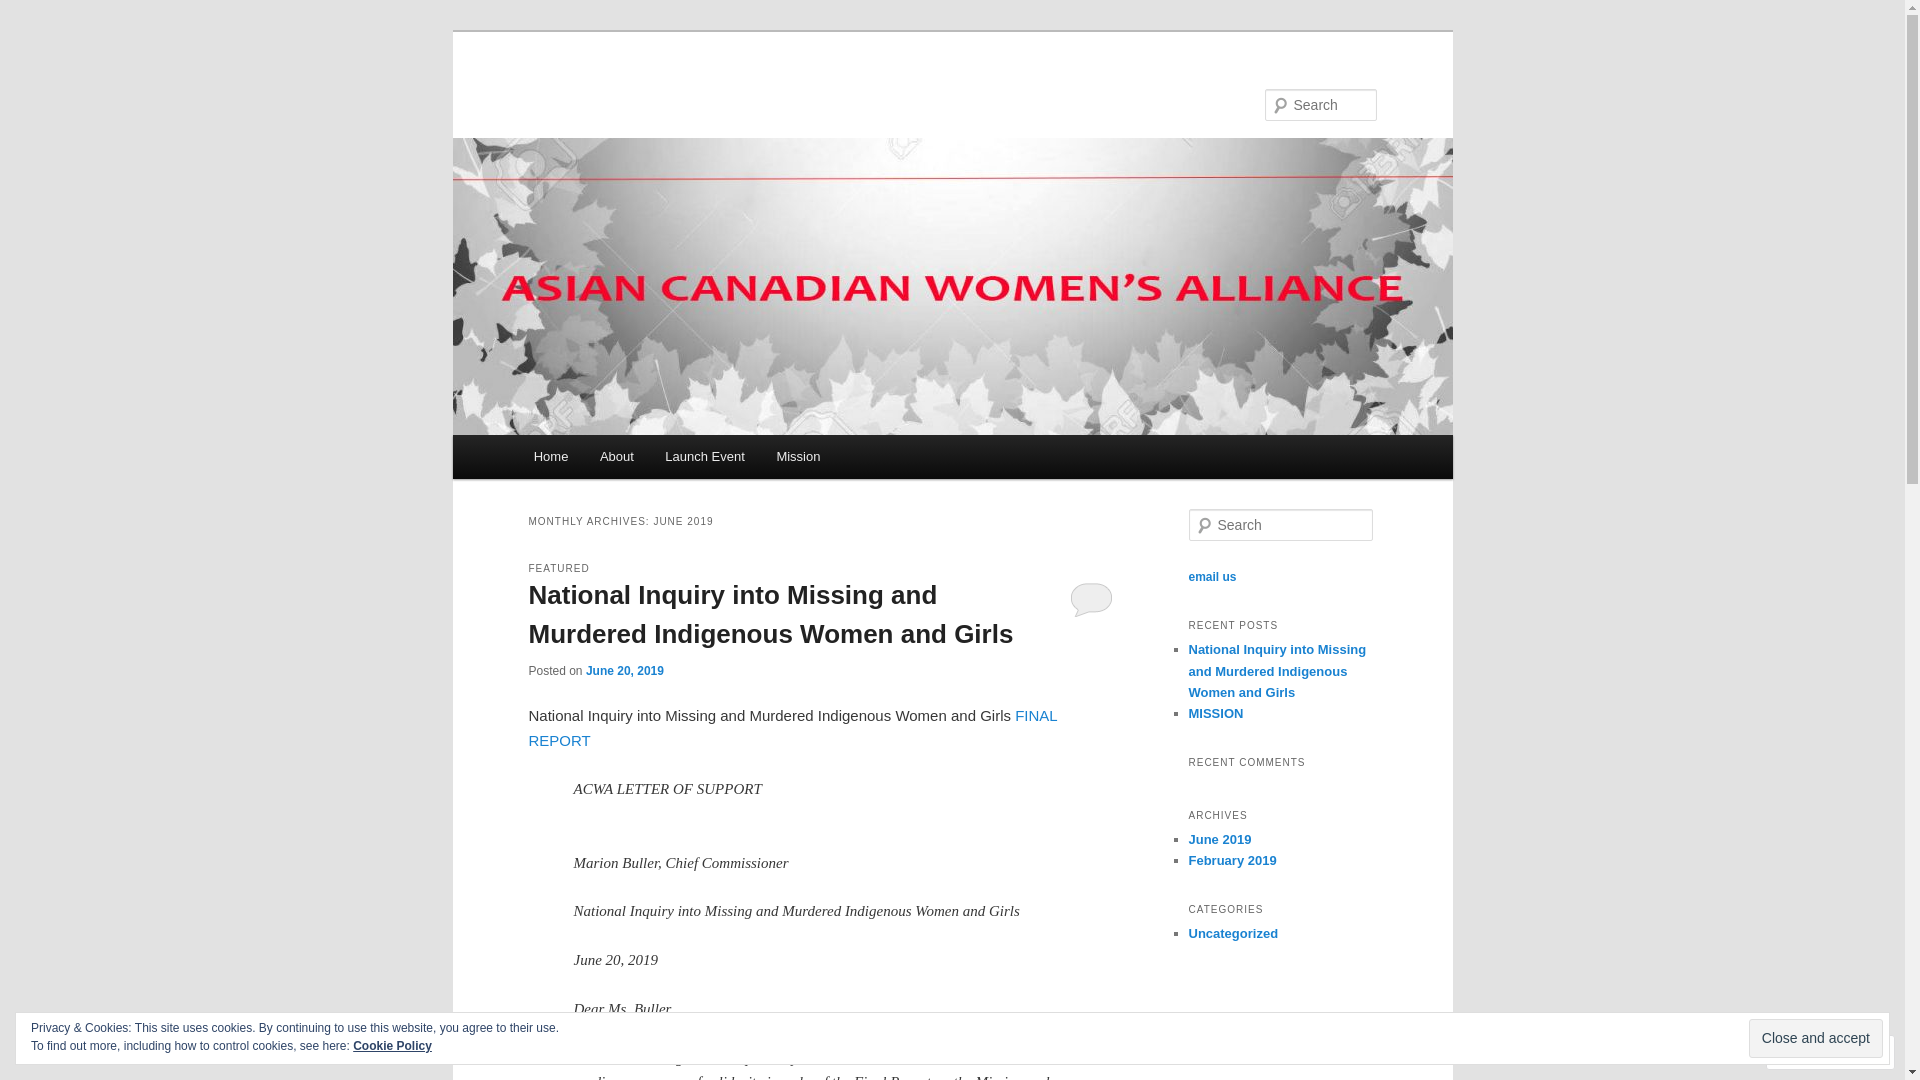  What do you see at coordinates (1188, 577) in the screenshot?
I see `'email us'` at bounding box center [1188, 577].